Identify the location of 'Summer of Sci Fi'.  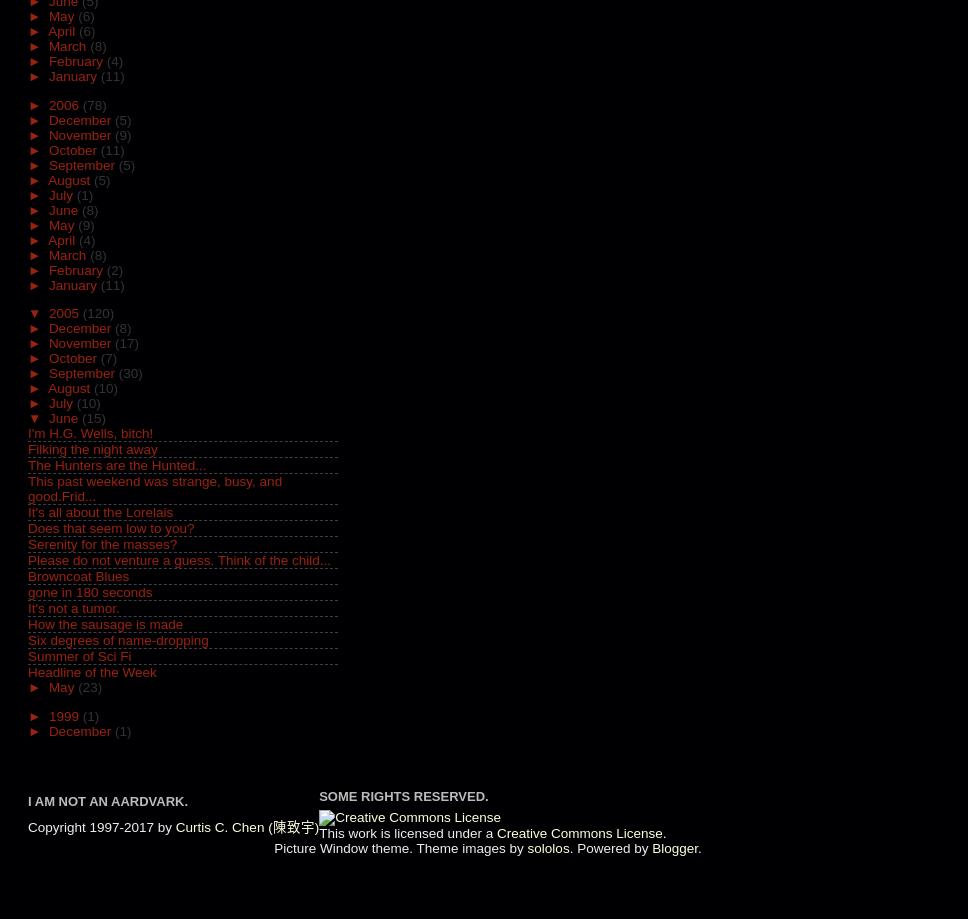
(78, 655).